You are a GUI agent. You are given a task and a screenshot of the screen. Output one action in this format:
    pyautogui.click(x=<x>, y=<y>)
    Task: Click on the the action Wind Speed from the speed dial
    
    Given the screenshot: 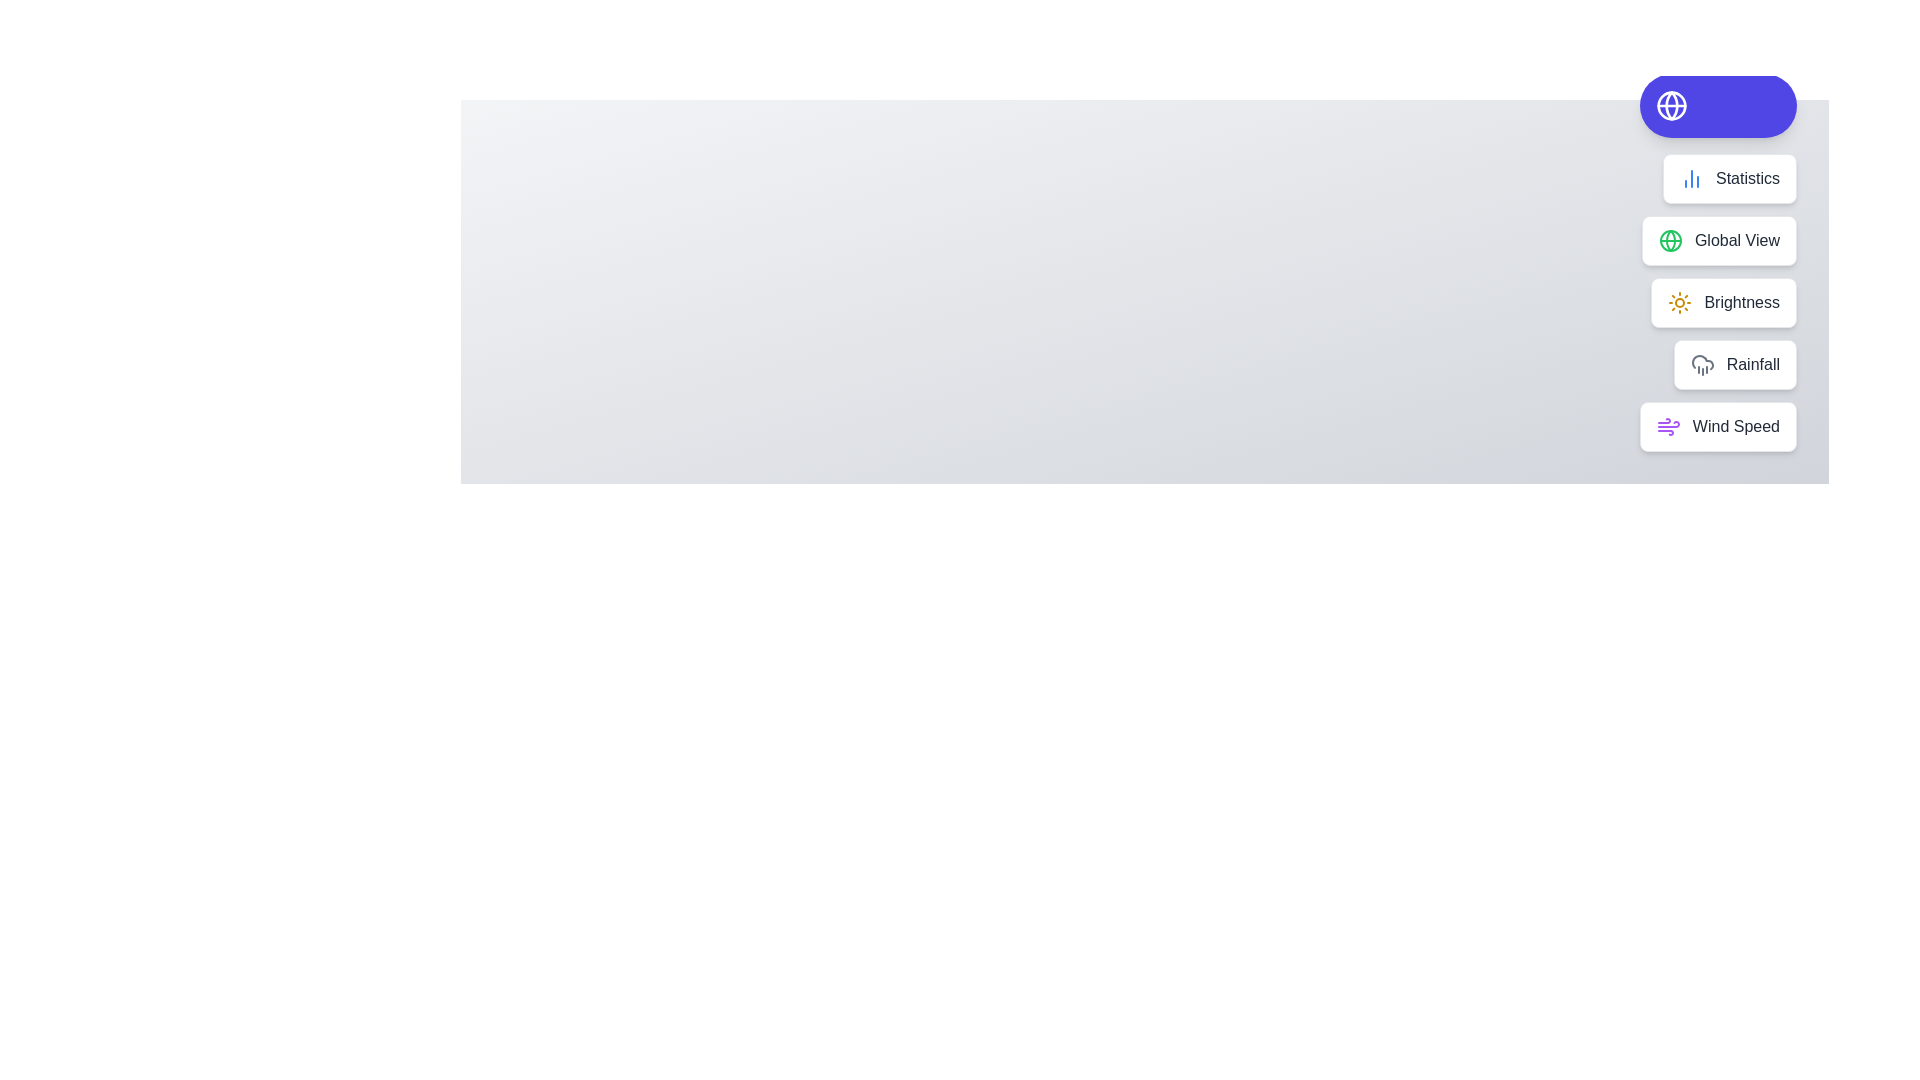 What is the action you would take?
    pyautogui.click(x=1717, y=426)
    